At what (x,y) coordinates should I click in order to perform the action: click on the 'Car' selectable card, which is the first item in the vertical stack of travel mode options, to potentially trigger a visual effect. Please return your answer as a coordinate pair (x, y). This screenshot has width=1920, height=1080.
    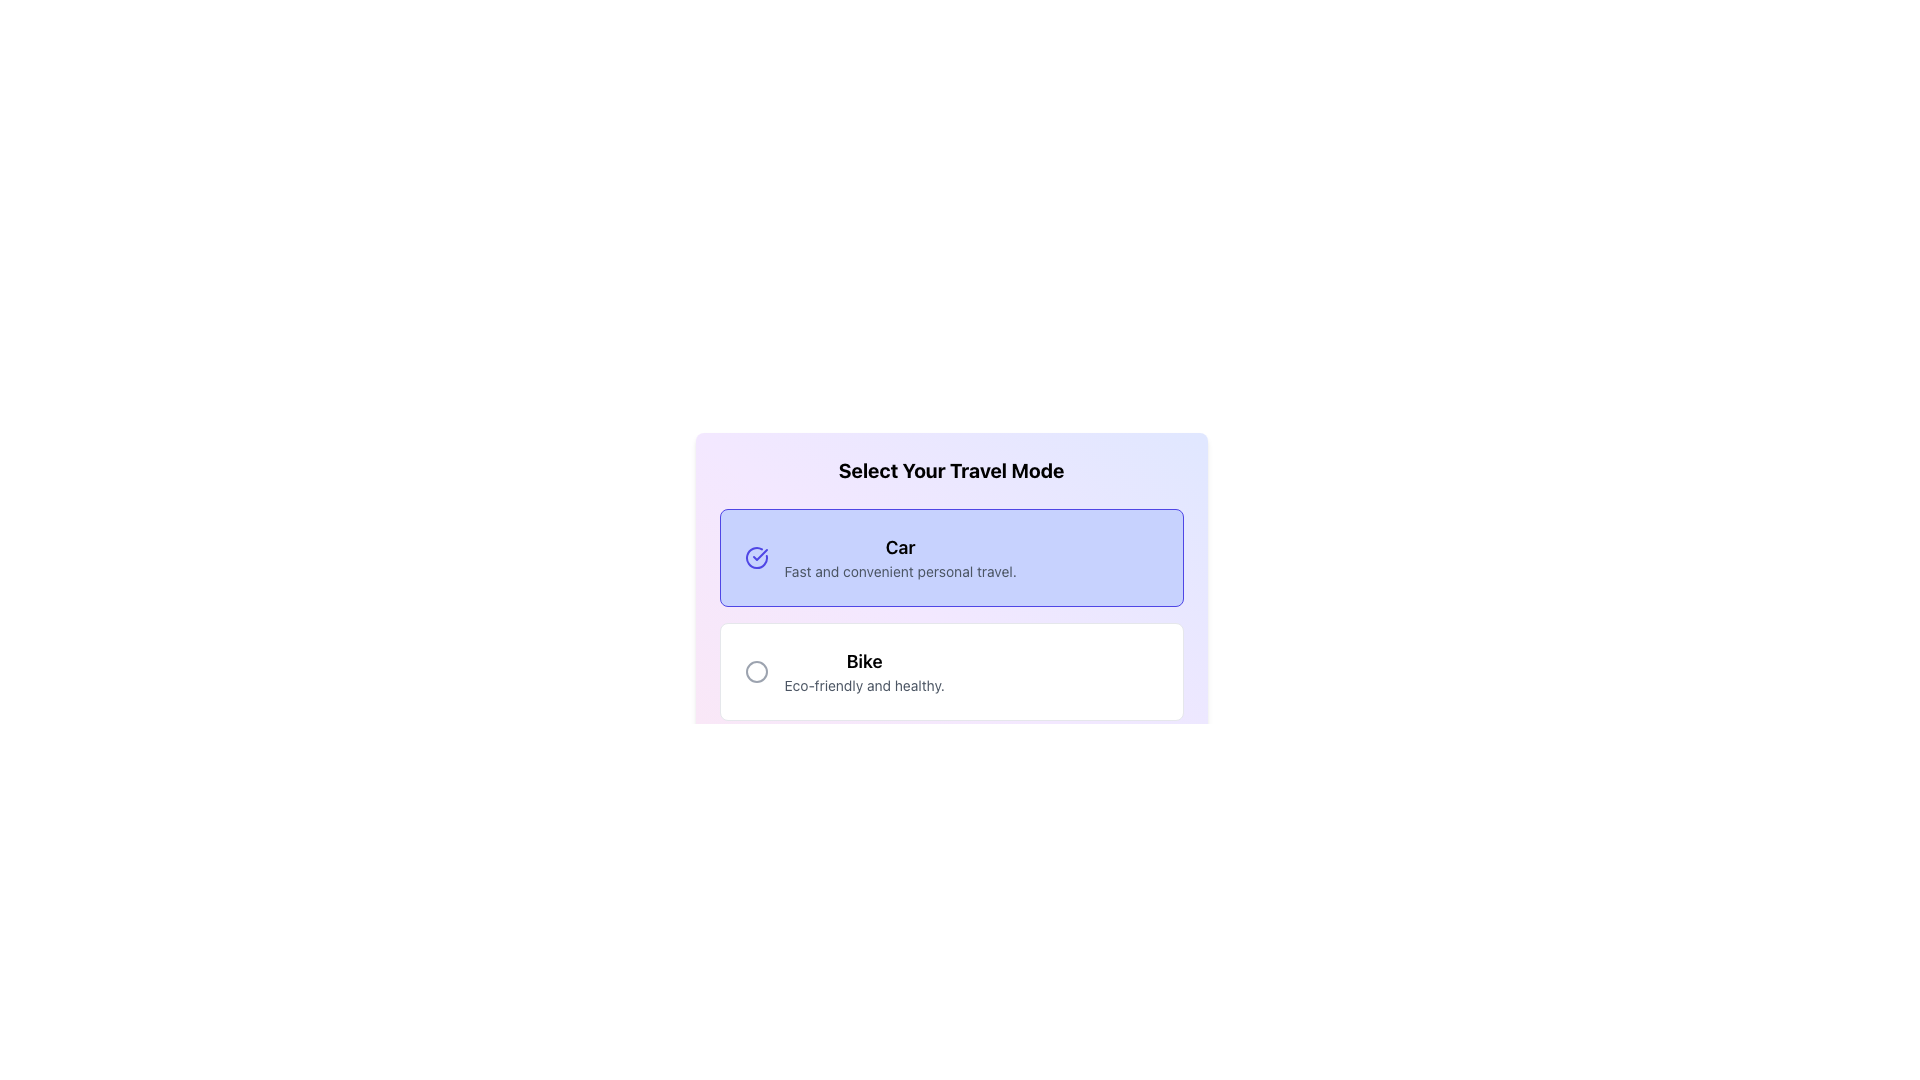
    Looking at the image, I should click on (950, 558).